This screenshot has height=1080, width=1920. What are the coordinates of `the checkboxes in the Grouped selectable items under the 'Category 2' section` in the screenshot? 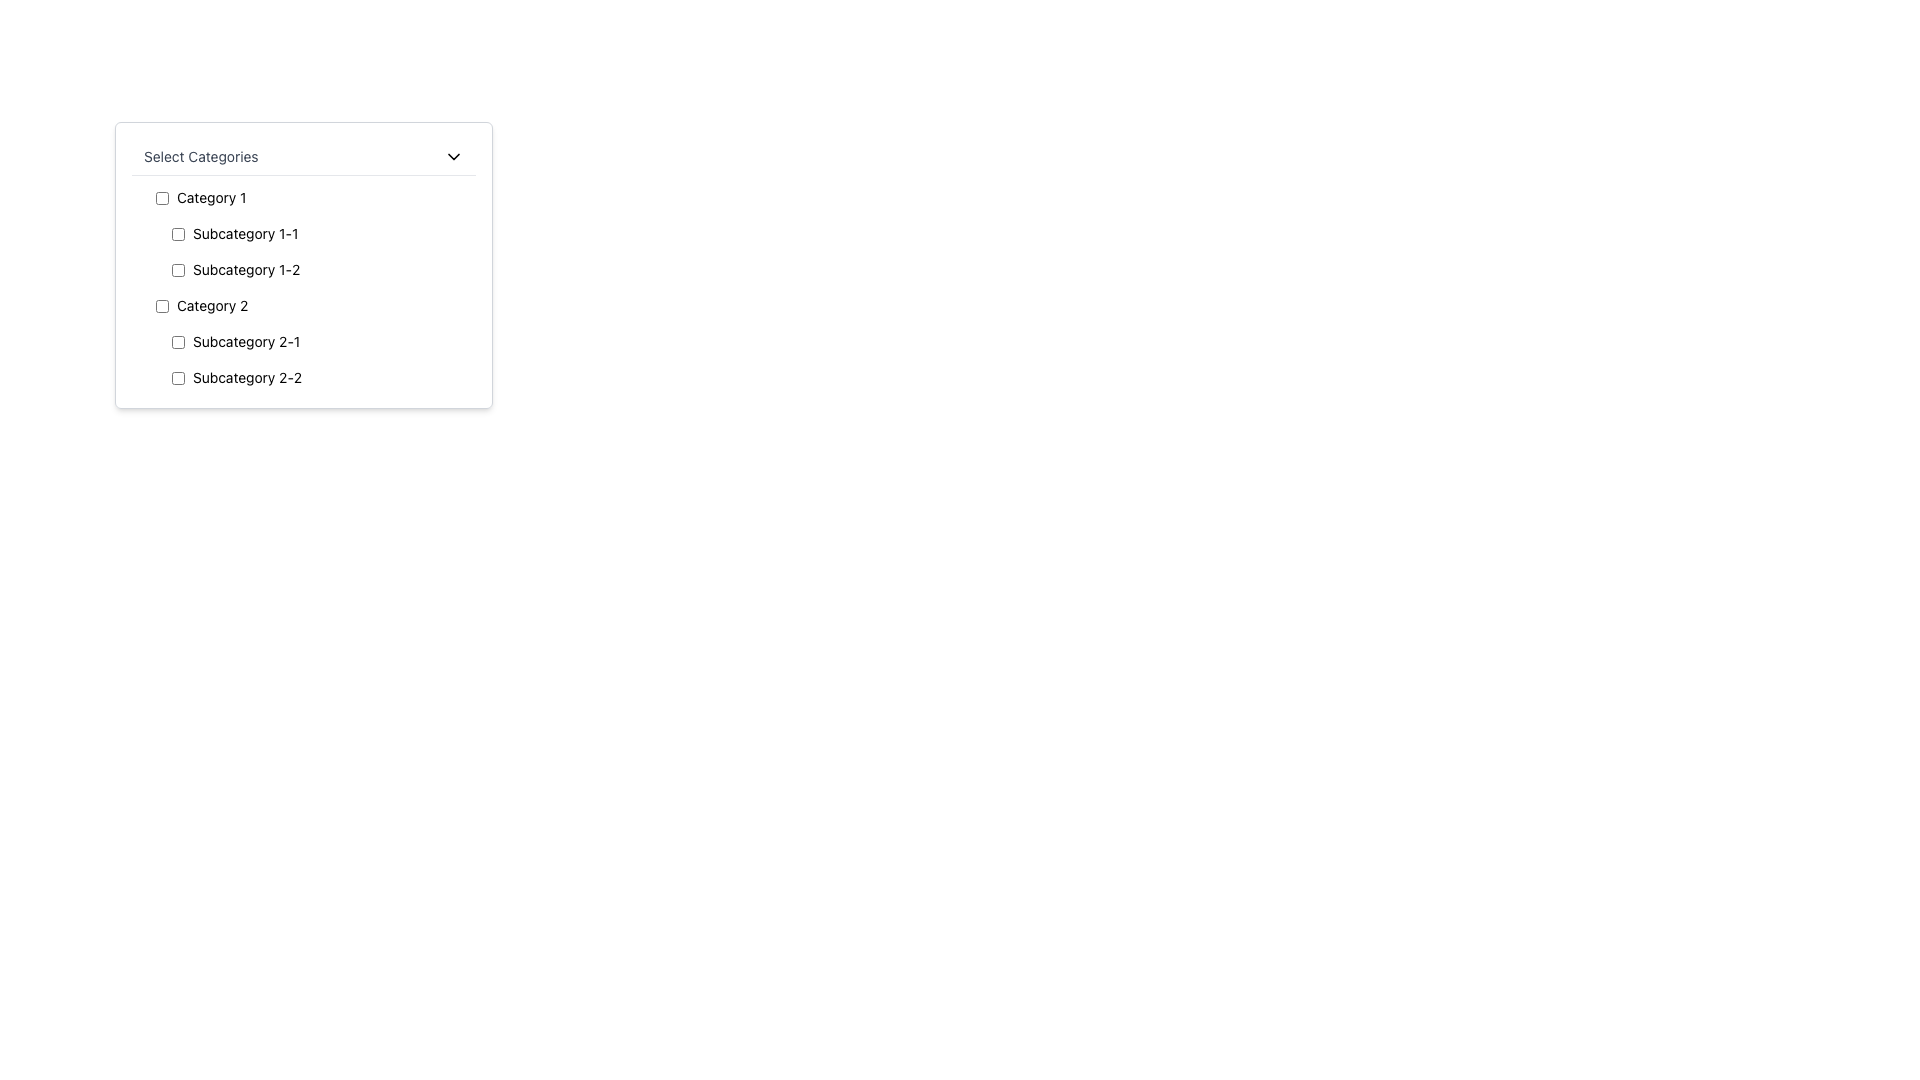 It's located at (311, 358).